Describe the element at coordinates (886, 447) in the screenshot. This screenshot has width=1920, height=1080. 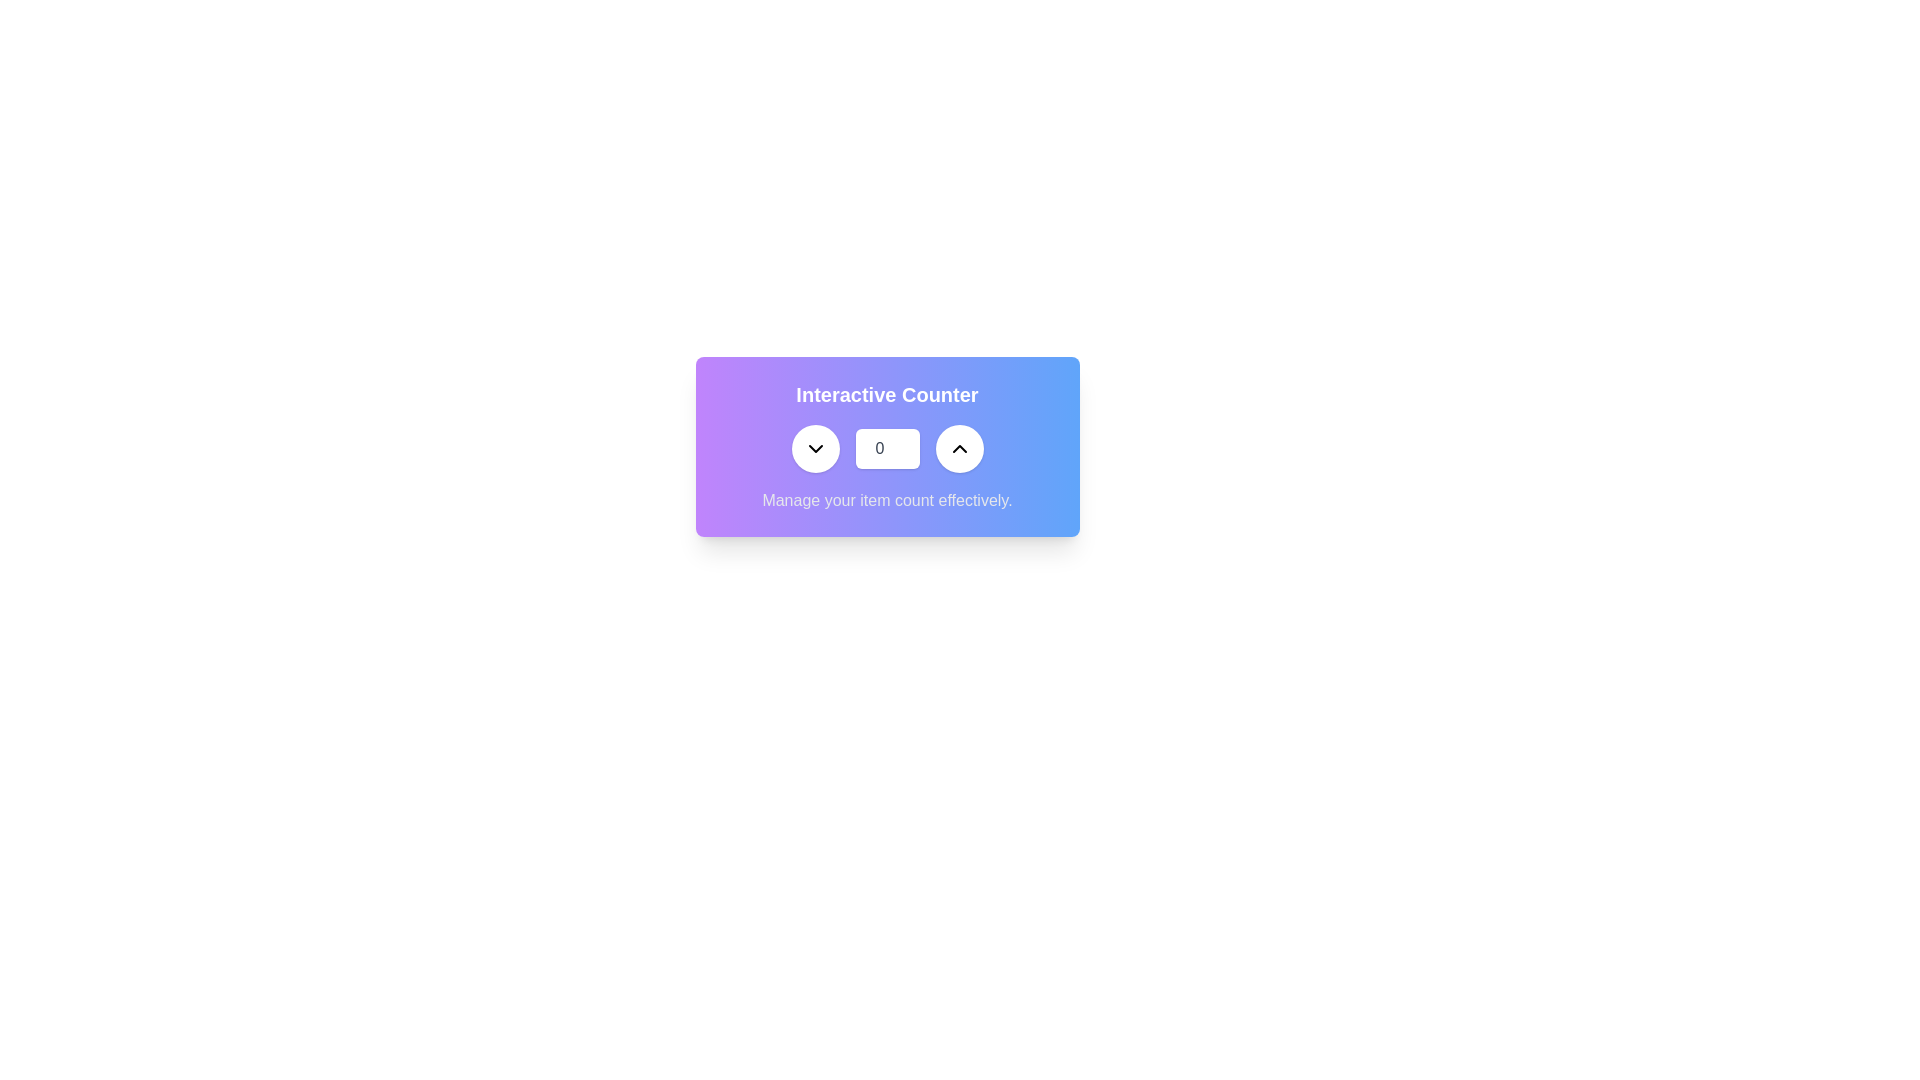
I see `the interactive control group containing buttons and a numeric input for visual feedback` at that location.